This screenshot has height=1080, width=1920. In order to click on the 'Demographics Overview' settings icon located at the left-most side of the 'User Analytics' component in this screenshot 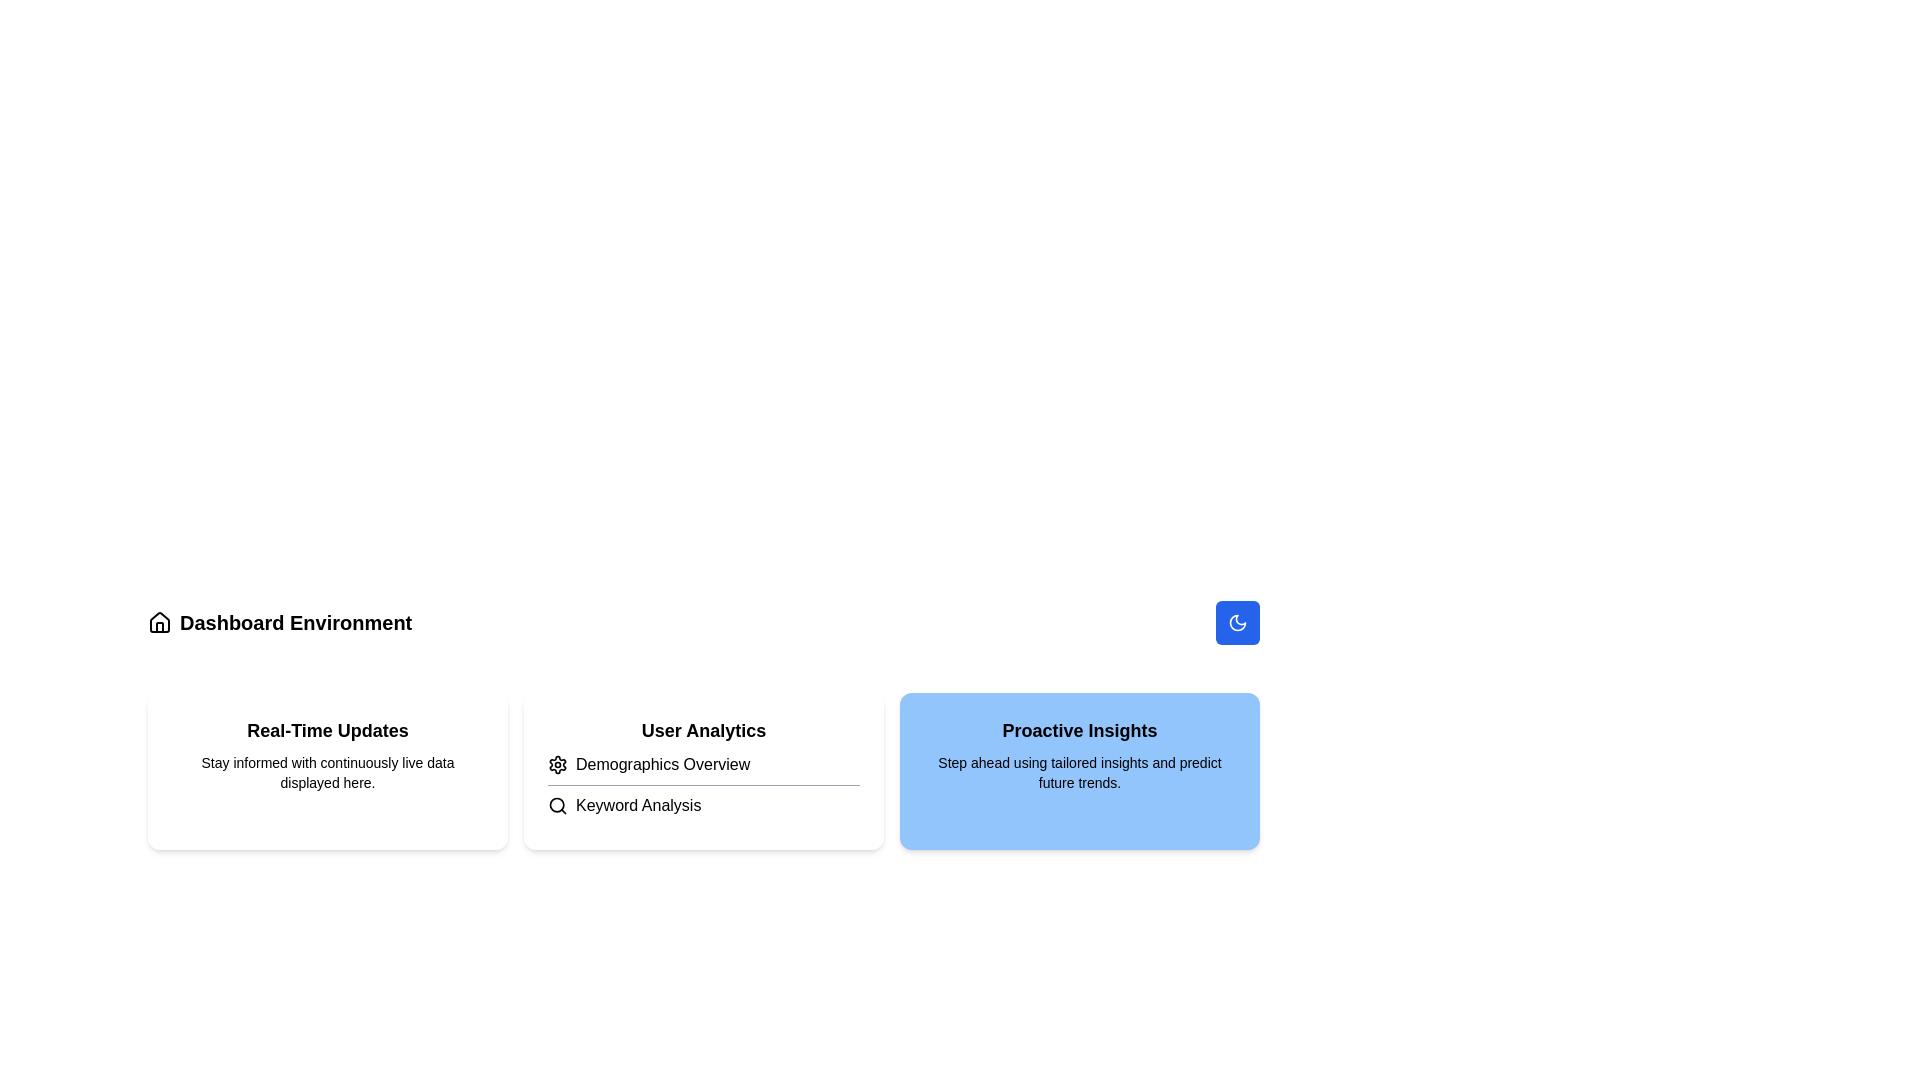, I will do `click(557, 764)`.